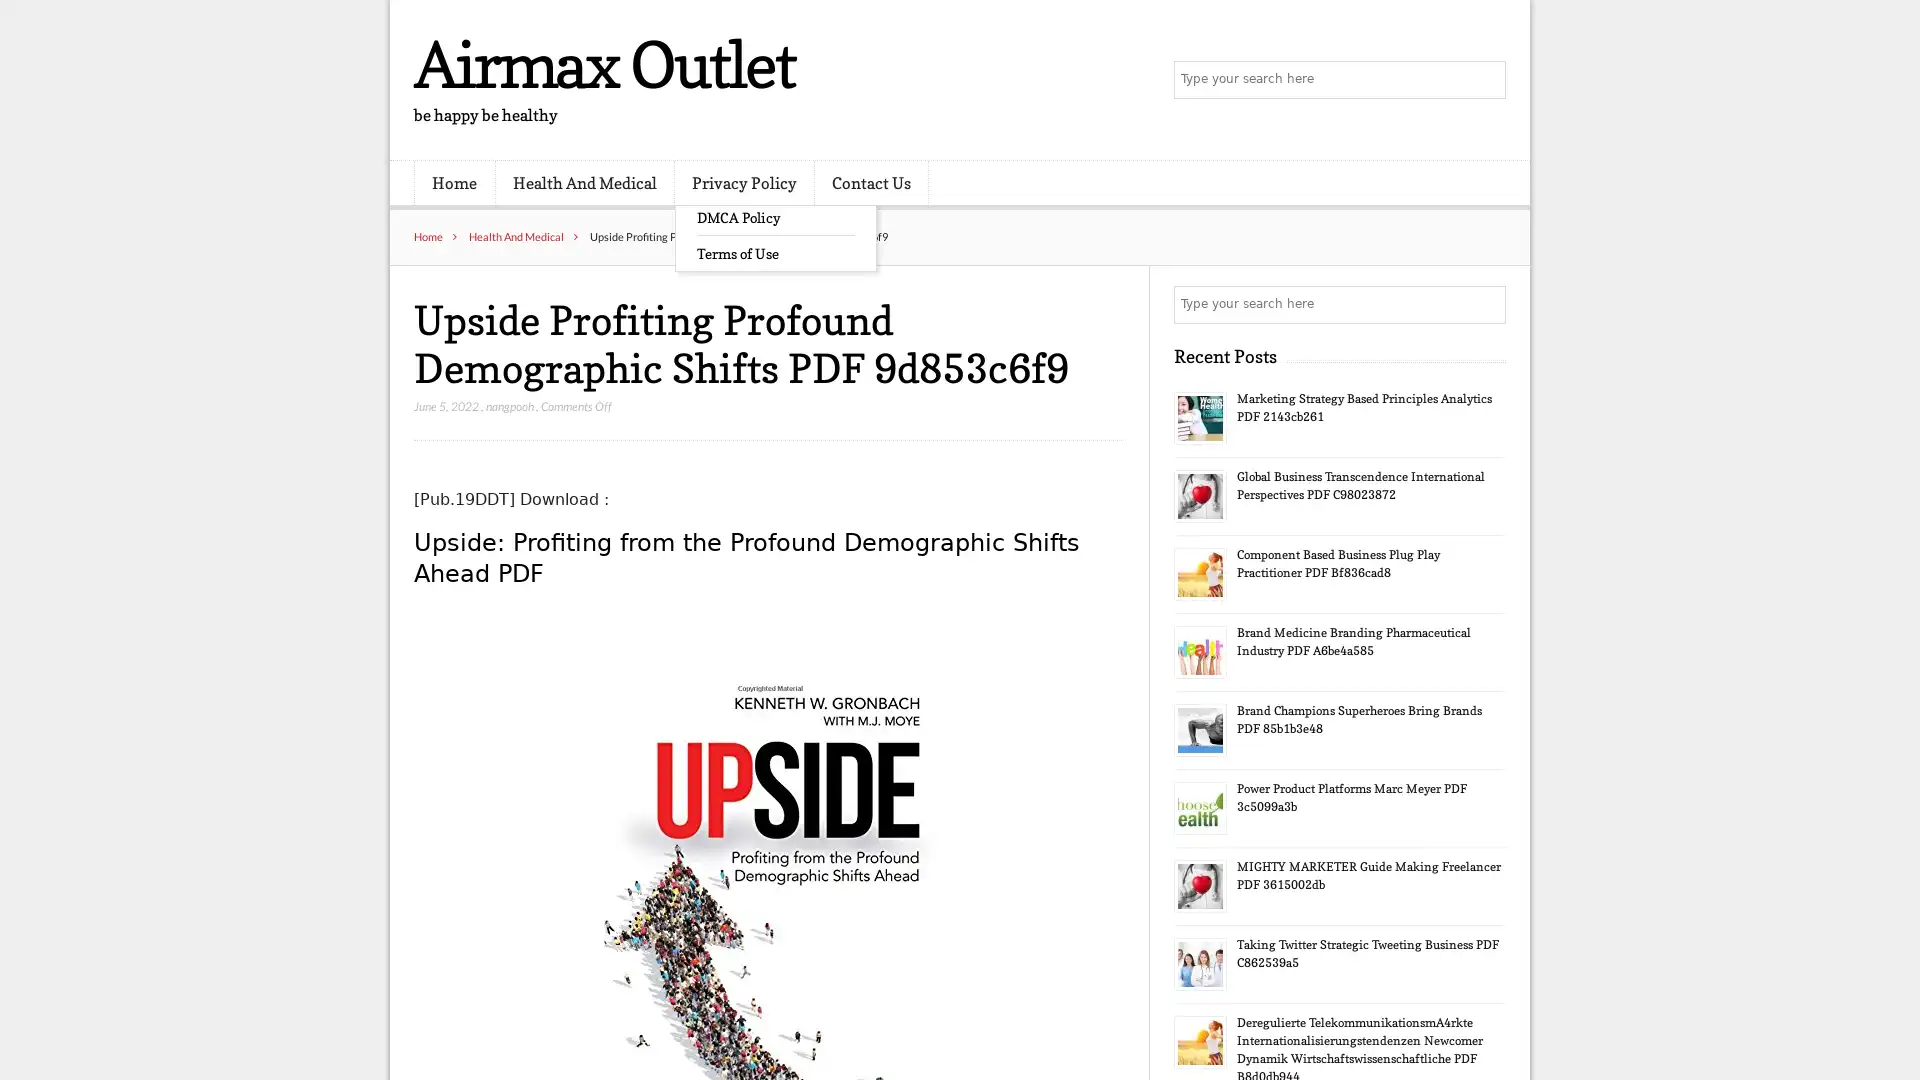  What do you see at coordinates (1485, 304) in the screenshot?
I see `Search` at bounding box center [1485, 304].